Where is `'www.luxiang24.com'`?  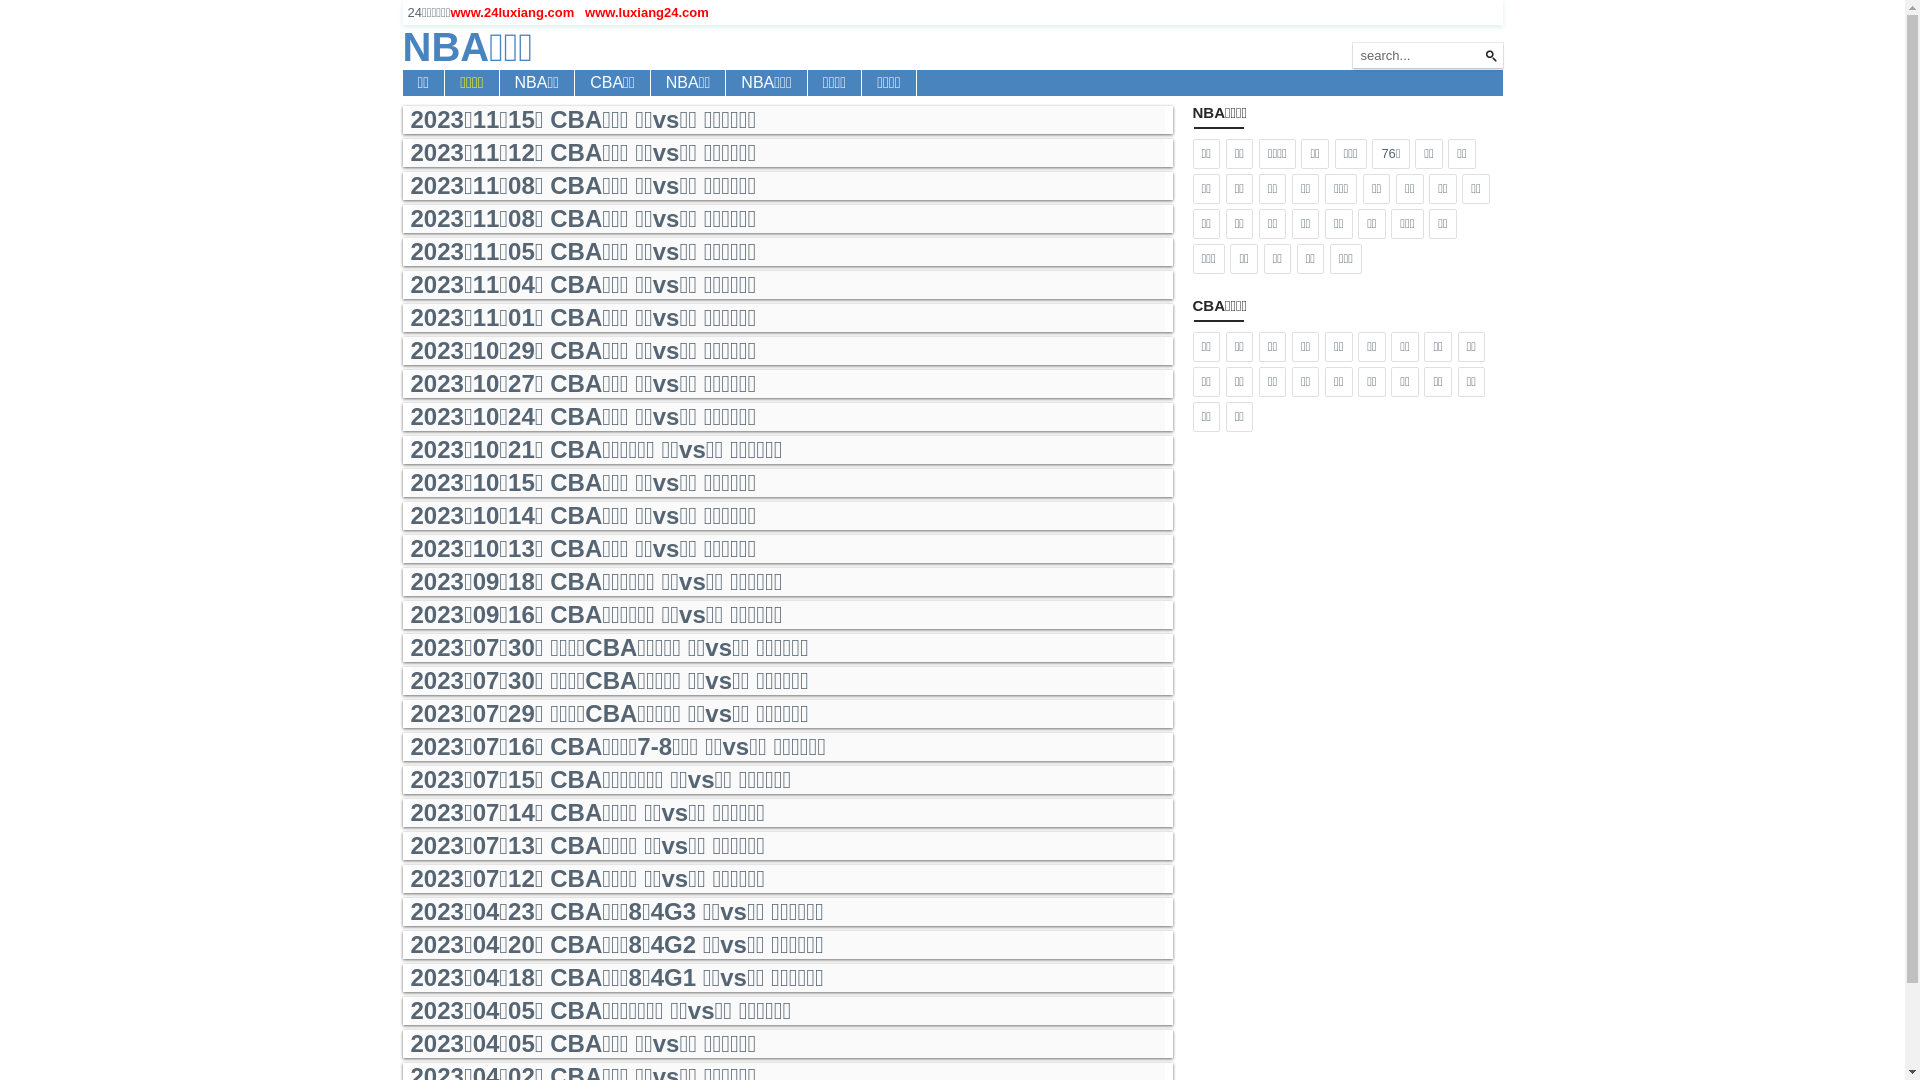
'www.luxiang24.com' is located at coordinates (584, 12).